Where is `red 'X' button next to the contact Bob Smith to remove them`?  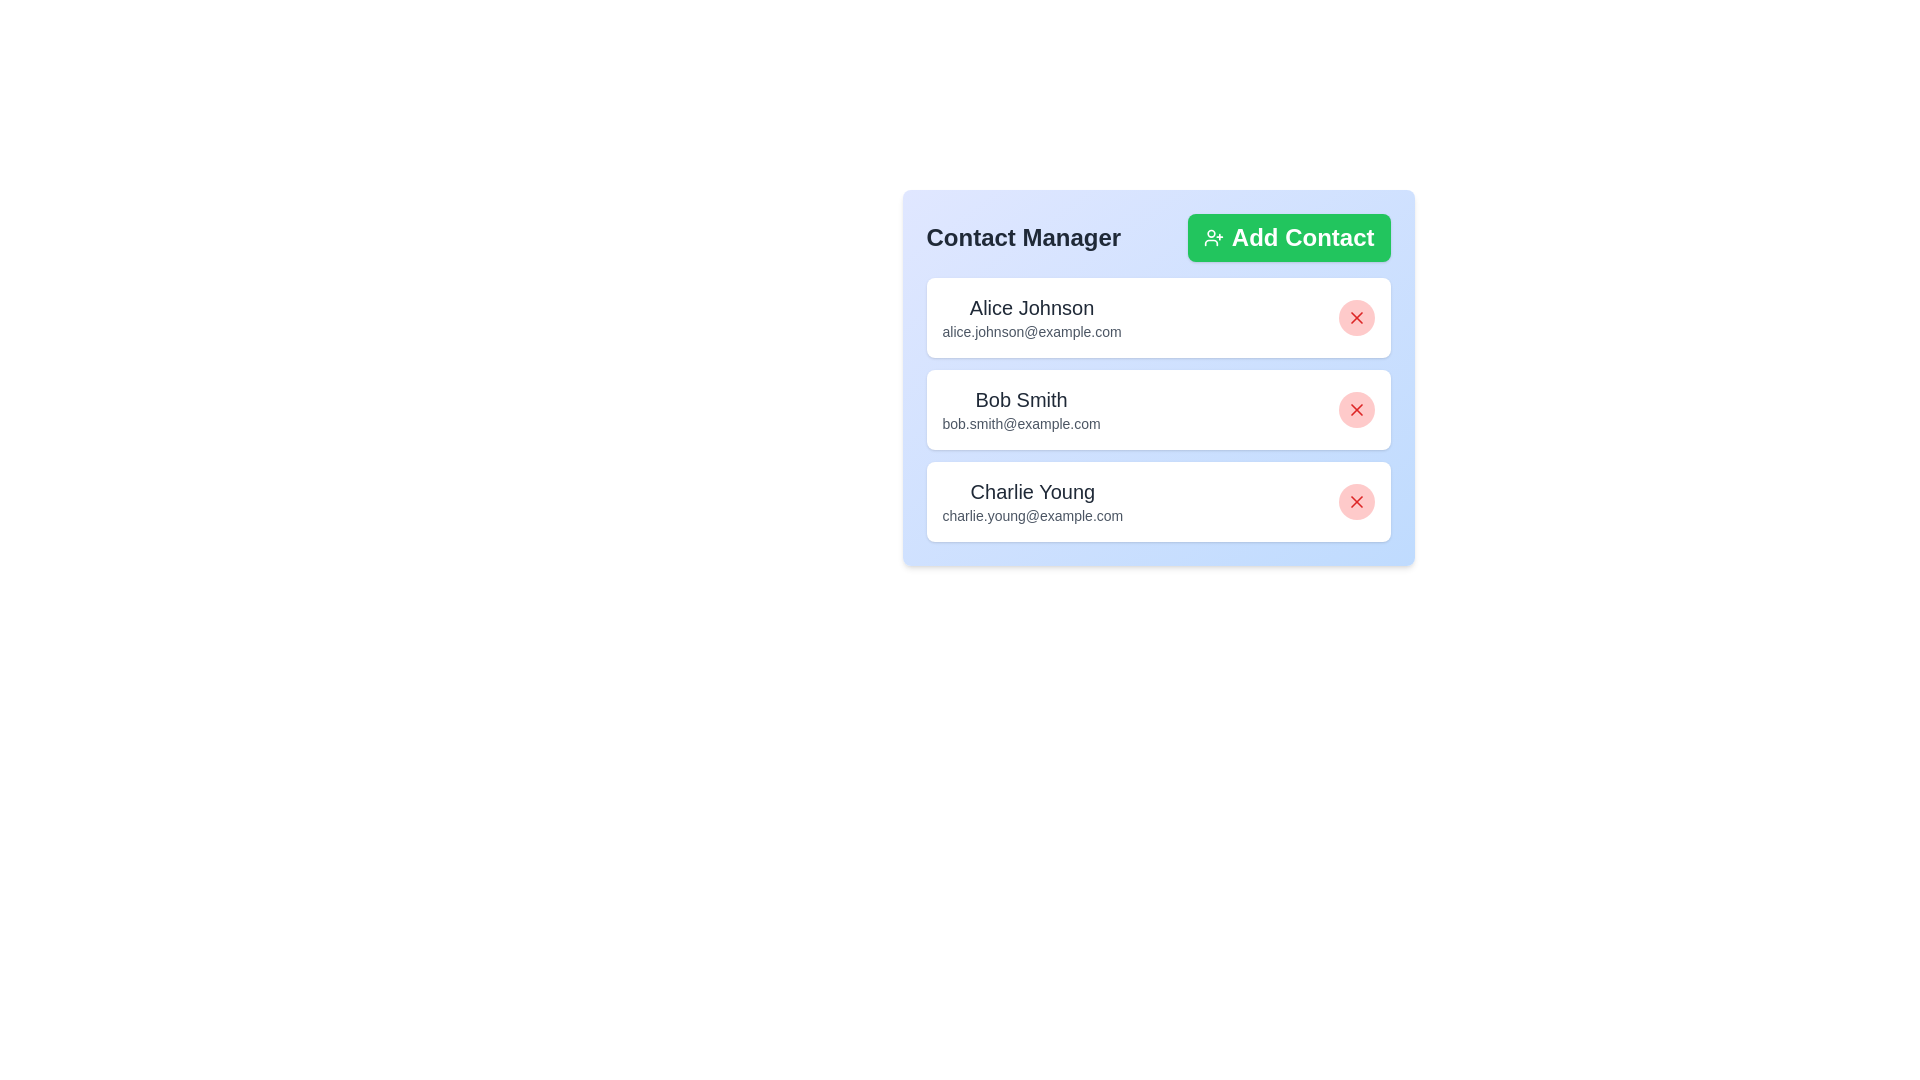 red 'X' button next to the contact Bob Smith to remove them is located at coordinates (1356, 408).